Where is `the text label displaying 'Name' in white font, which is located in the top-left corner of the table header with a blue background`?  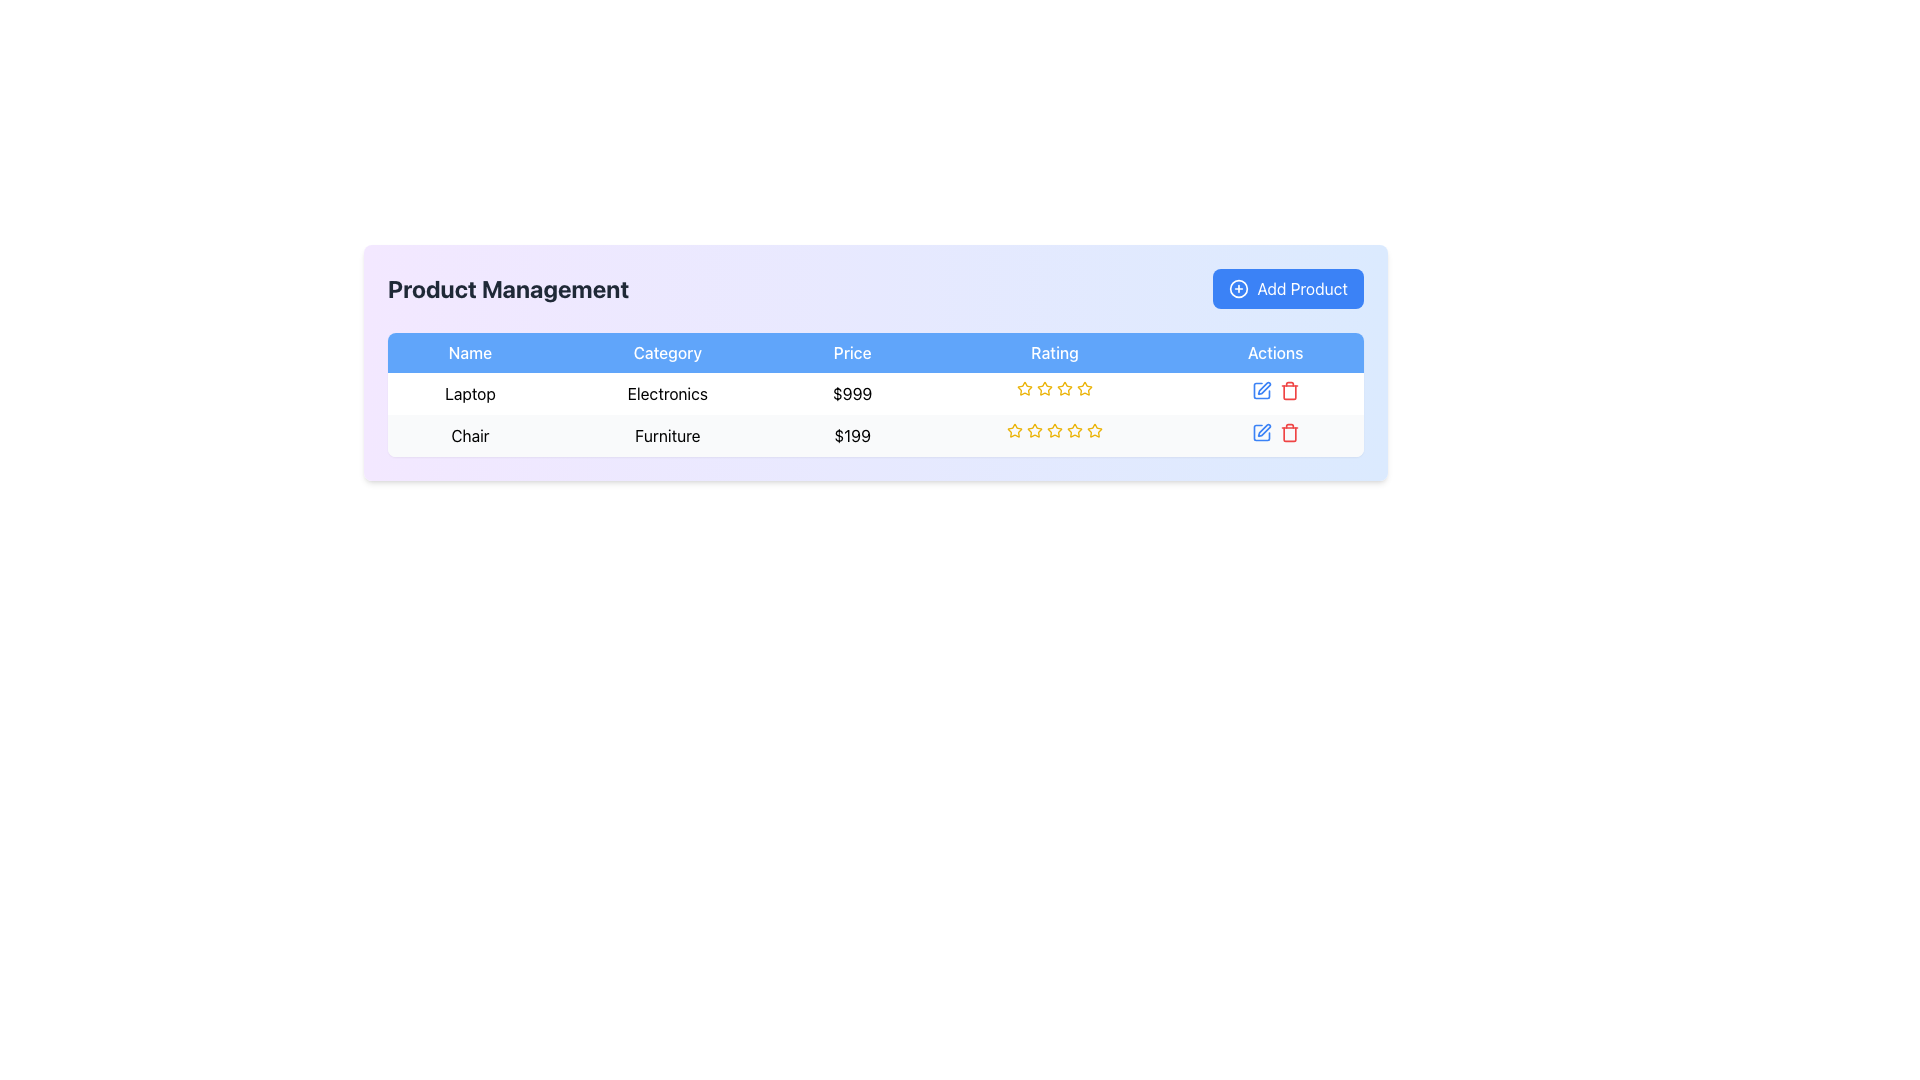 the text label displaying 'Name' in white font, which is located in the top-left corner of the table header with a blue background is located at coordinates (469, 352).